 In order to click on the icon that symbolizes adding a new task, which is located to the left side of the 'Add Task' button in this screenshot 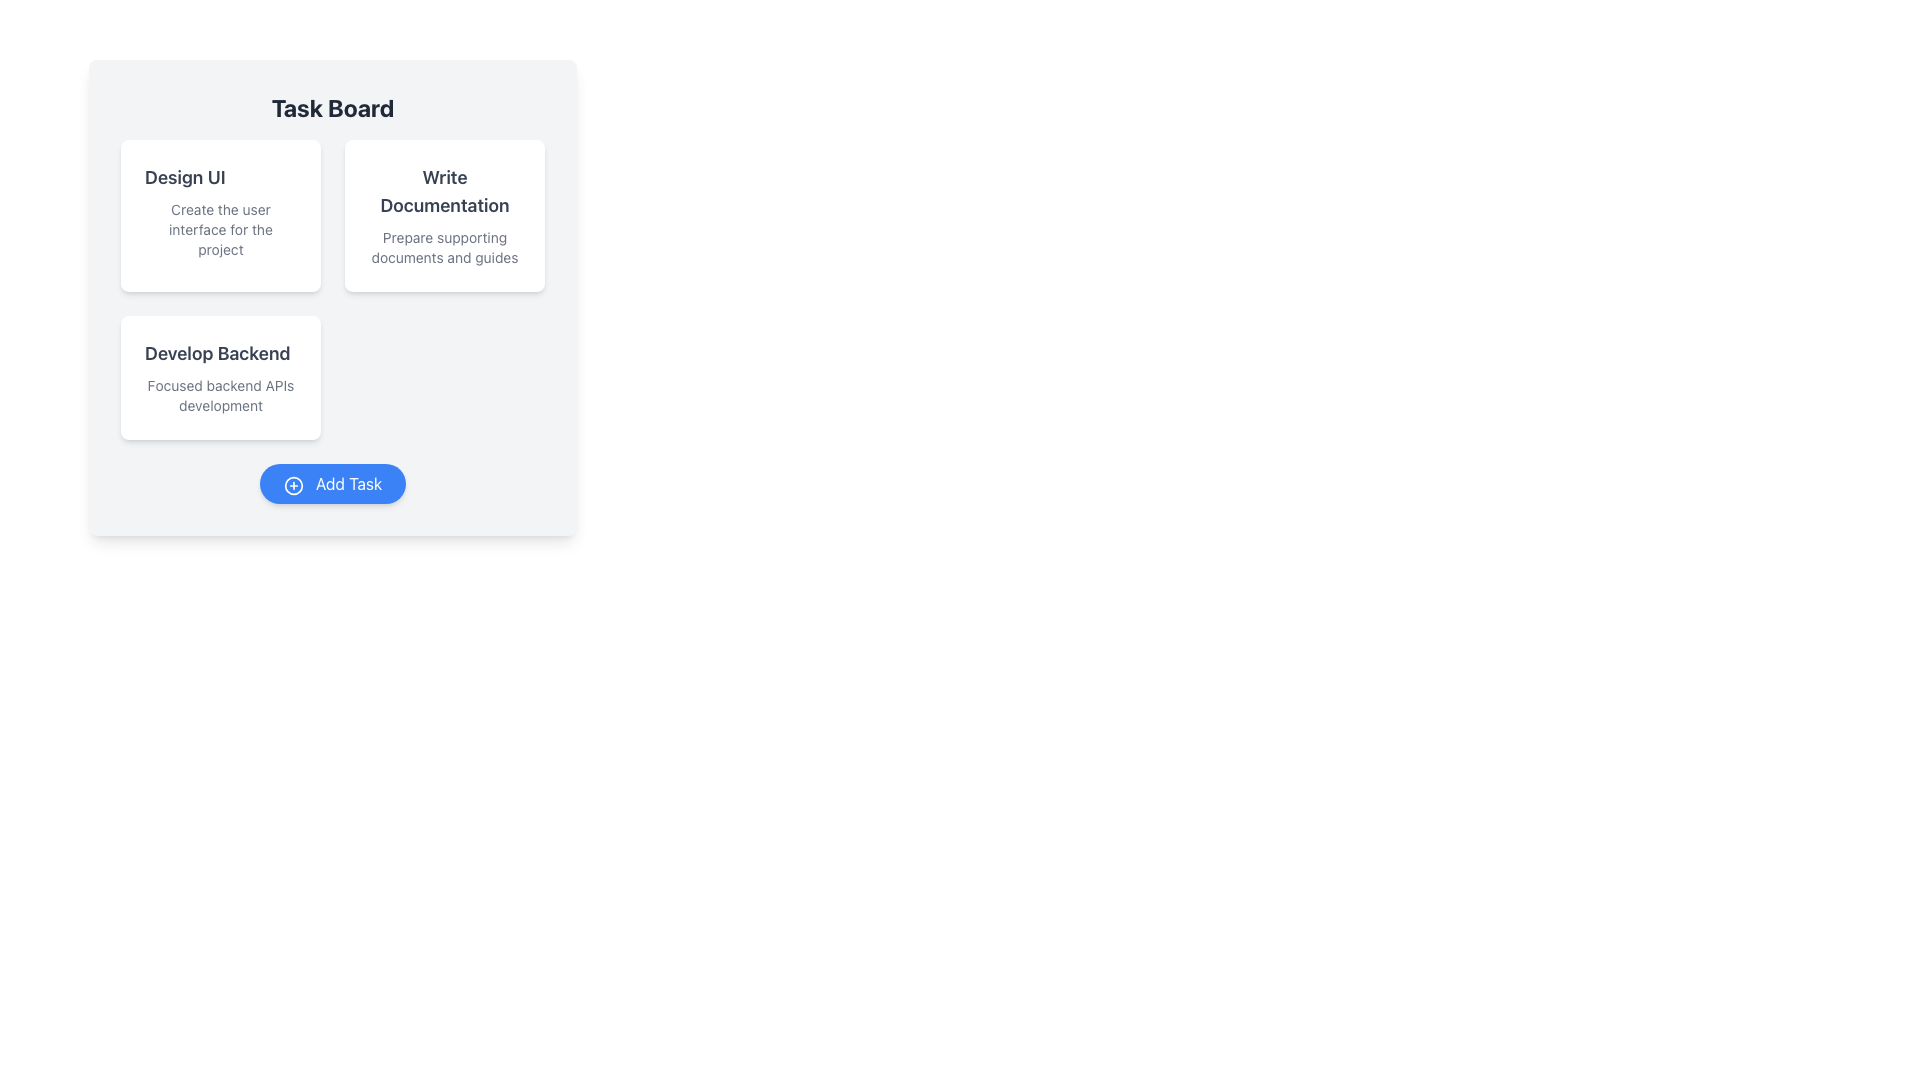, I will do `click(292, 485)`.